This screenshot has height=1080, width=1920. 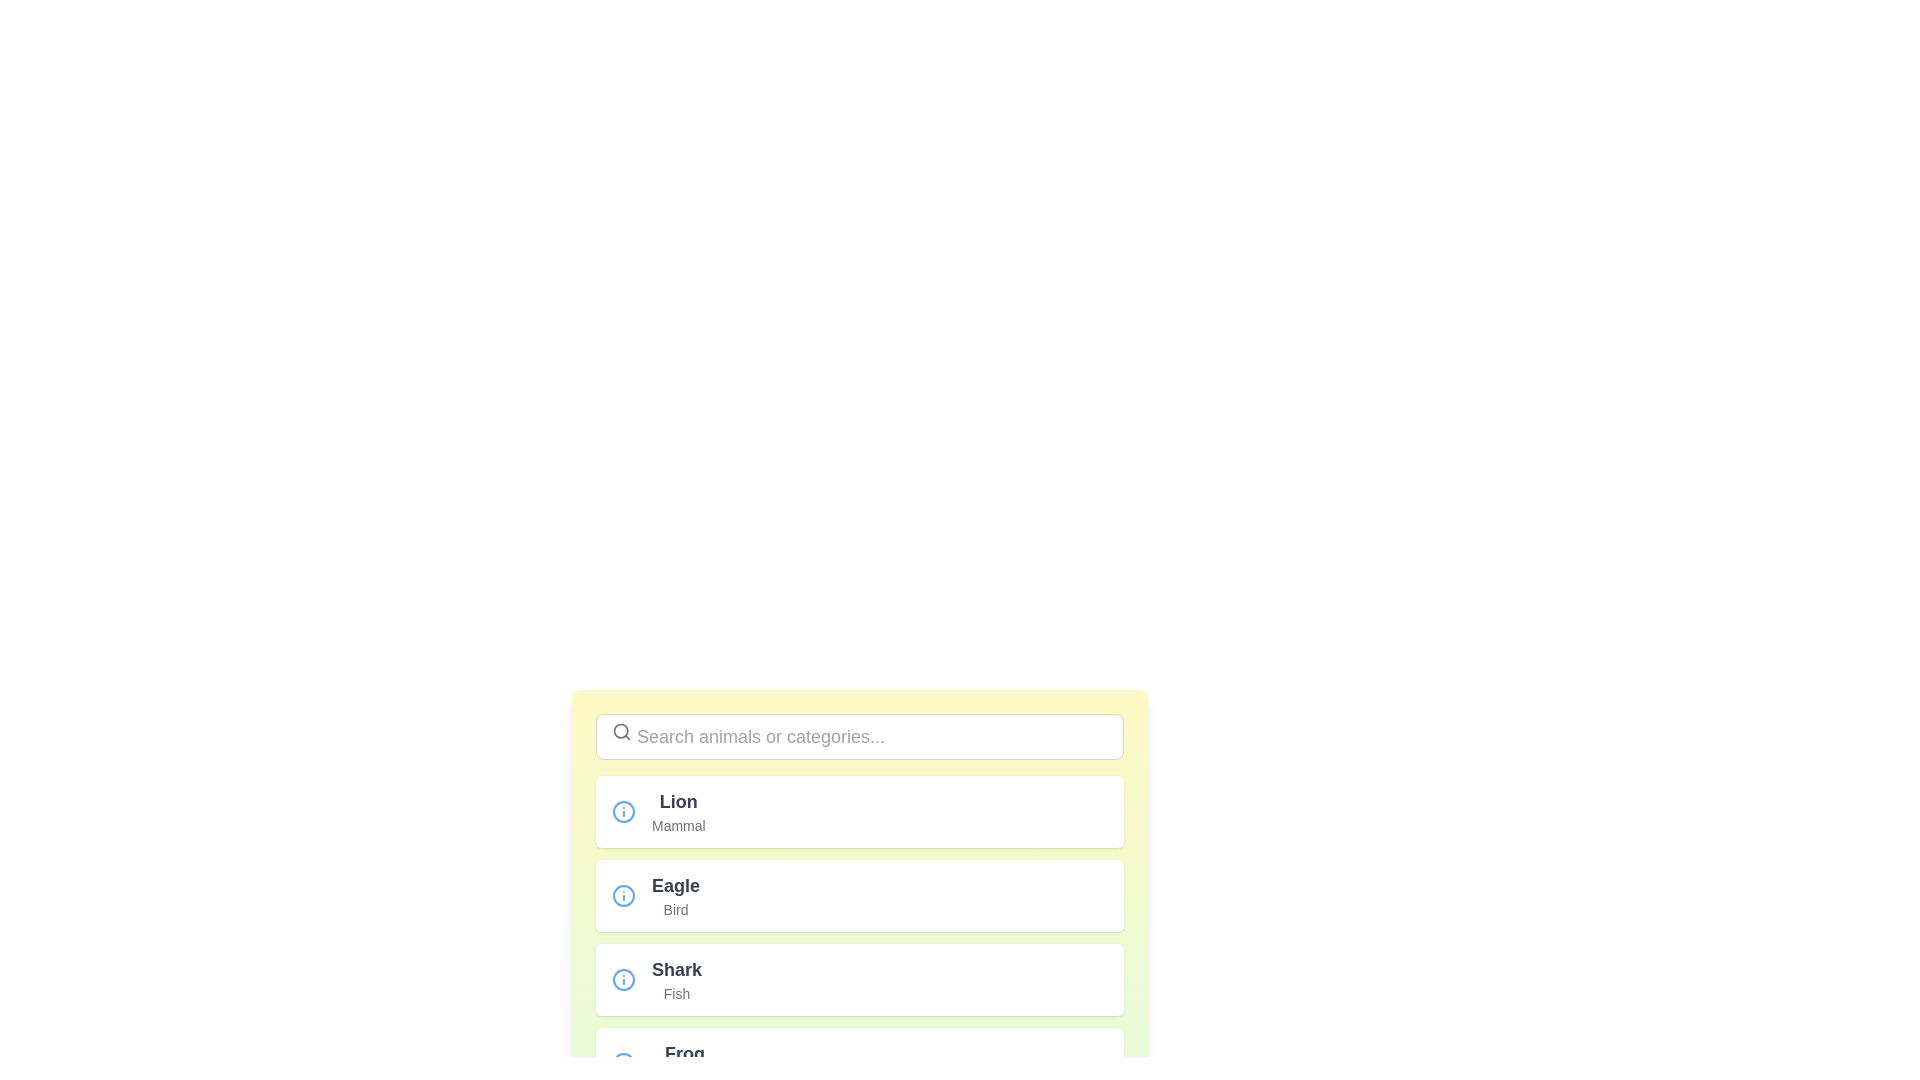 I want to click on the circular information icon with a blue border and white background, located to the left of the text 'Shark' and 'Fish', so click(x=623, y=978).